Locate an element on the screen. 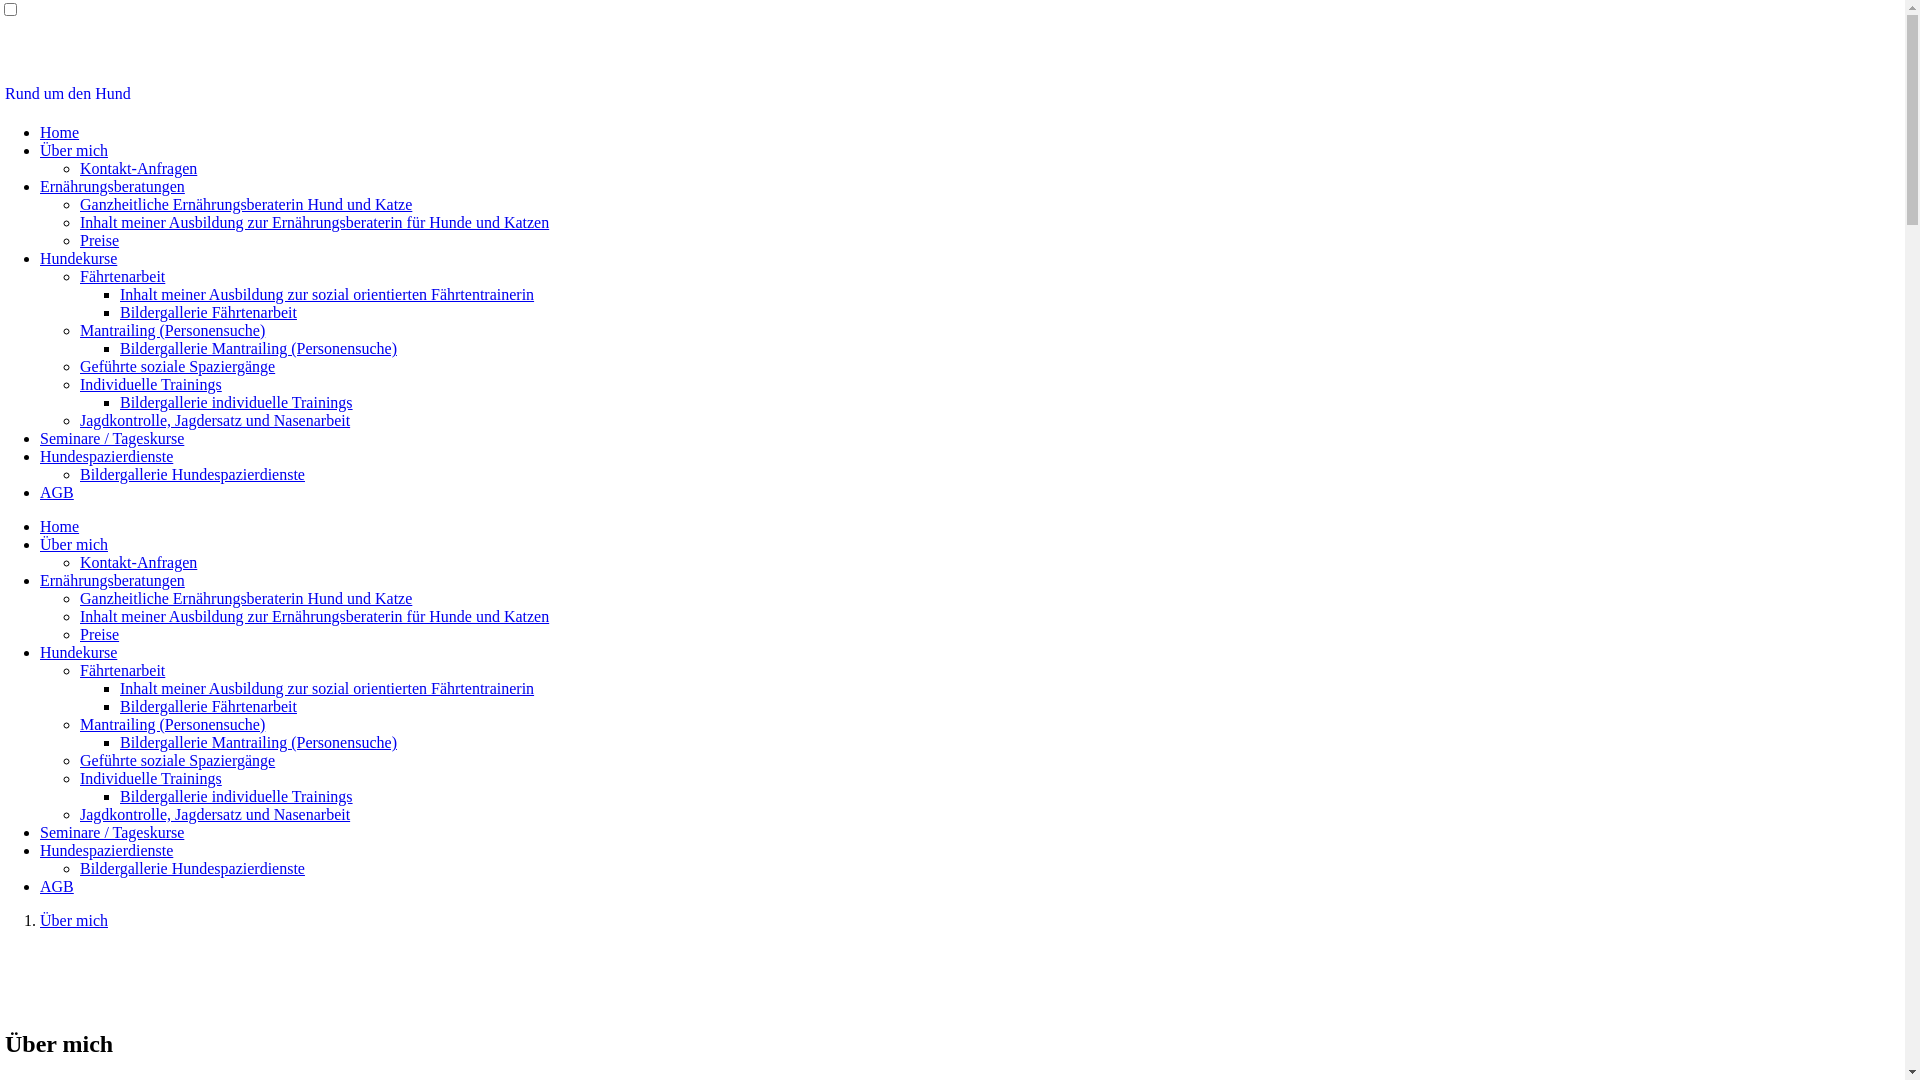 This screenshot has width=1920, height=1080. 'AGB' is located at coordinates (57, 492).